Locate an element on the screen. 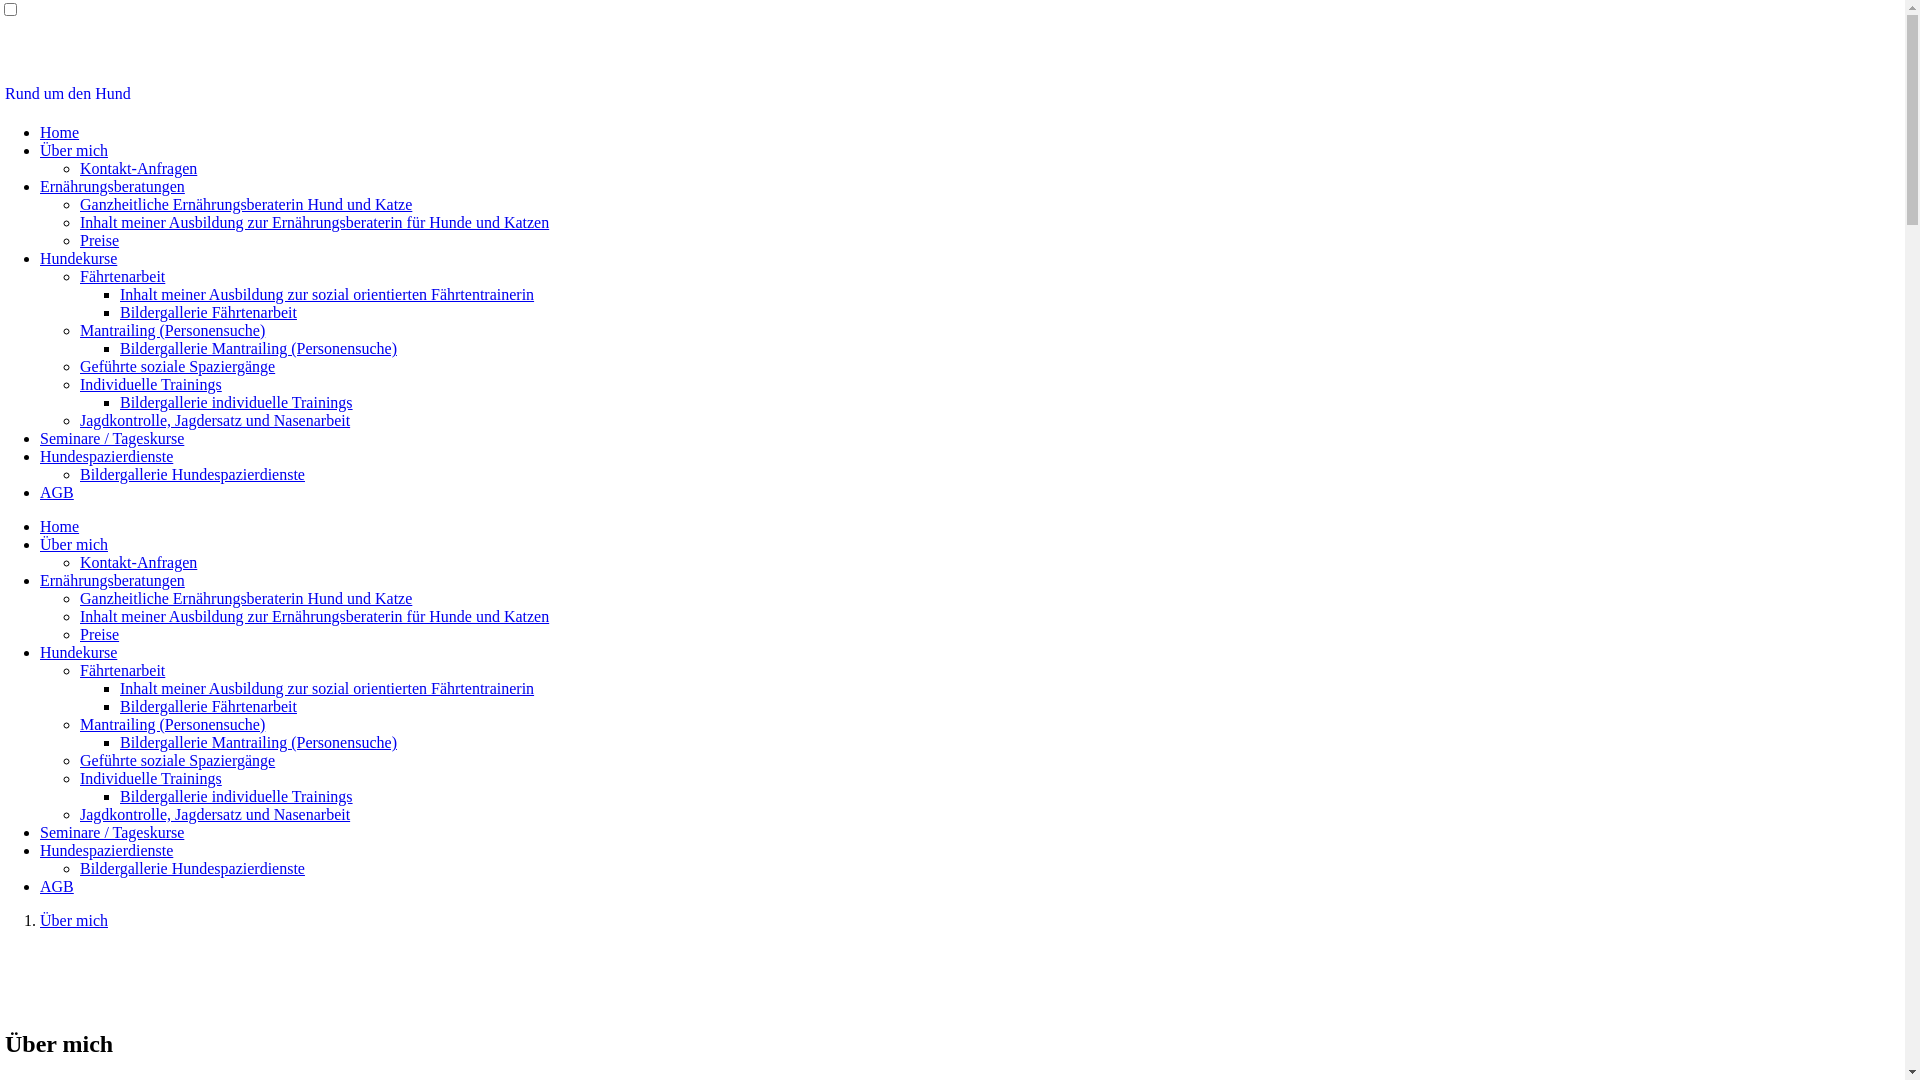 This screenshot has width=1920, height=1080. 'AGB' is located at coordinates (57, 492).